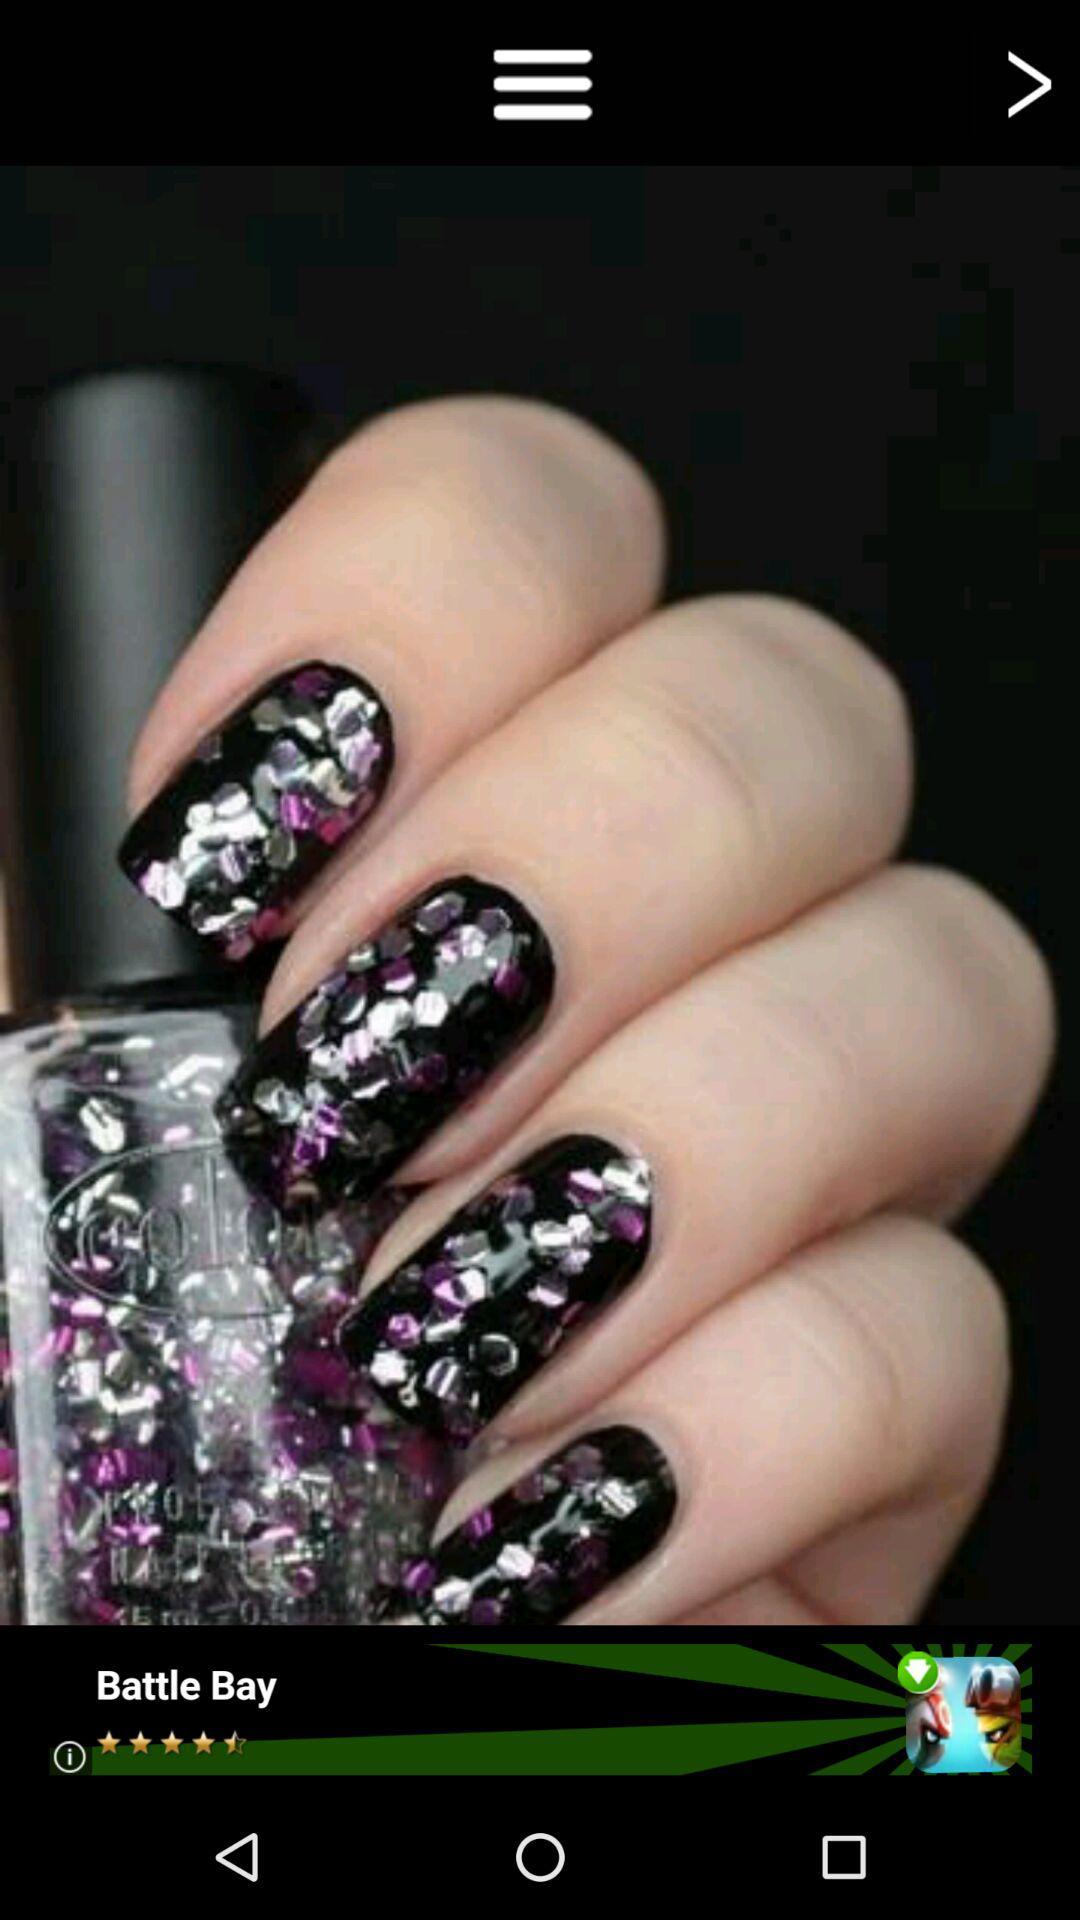  Describe the element at coordinates (538, 1708) in the screenshot. I see `advertisement` at that location.